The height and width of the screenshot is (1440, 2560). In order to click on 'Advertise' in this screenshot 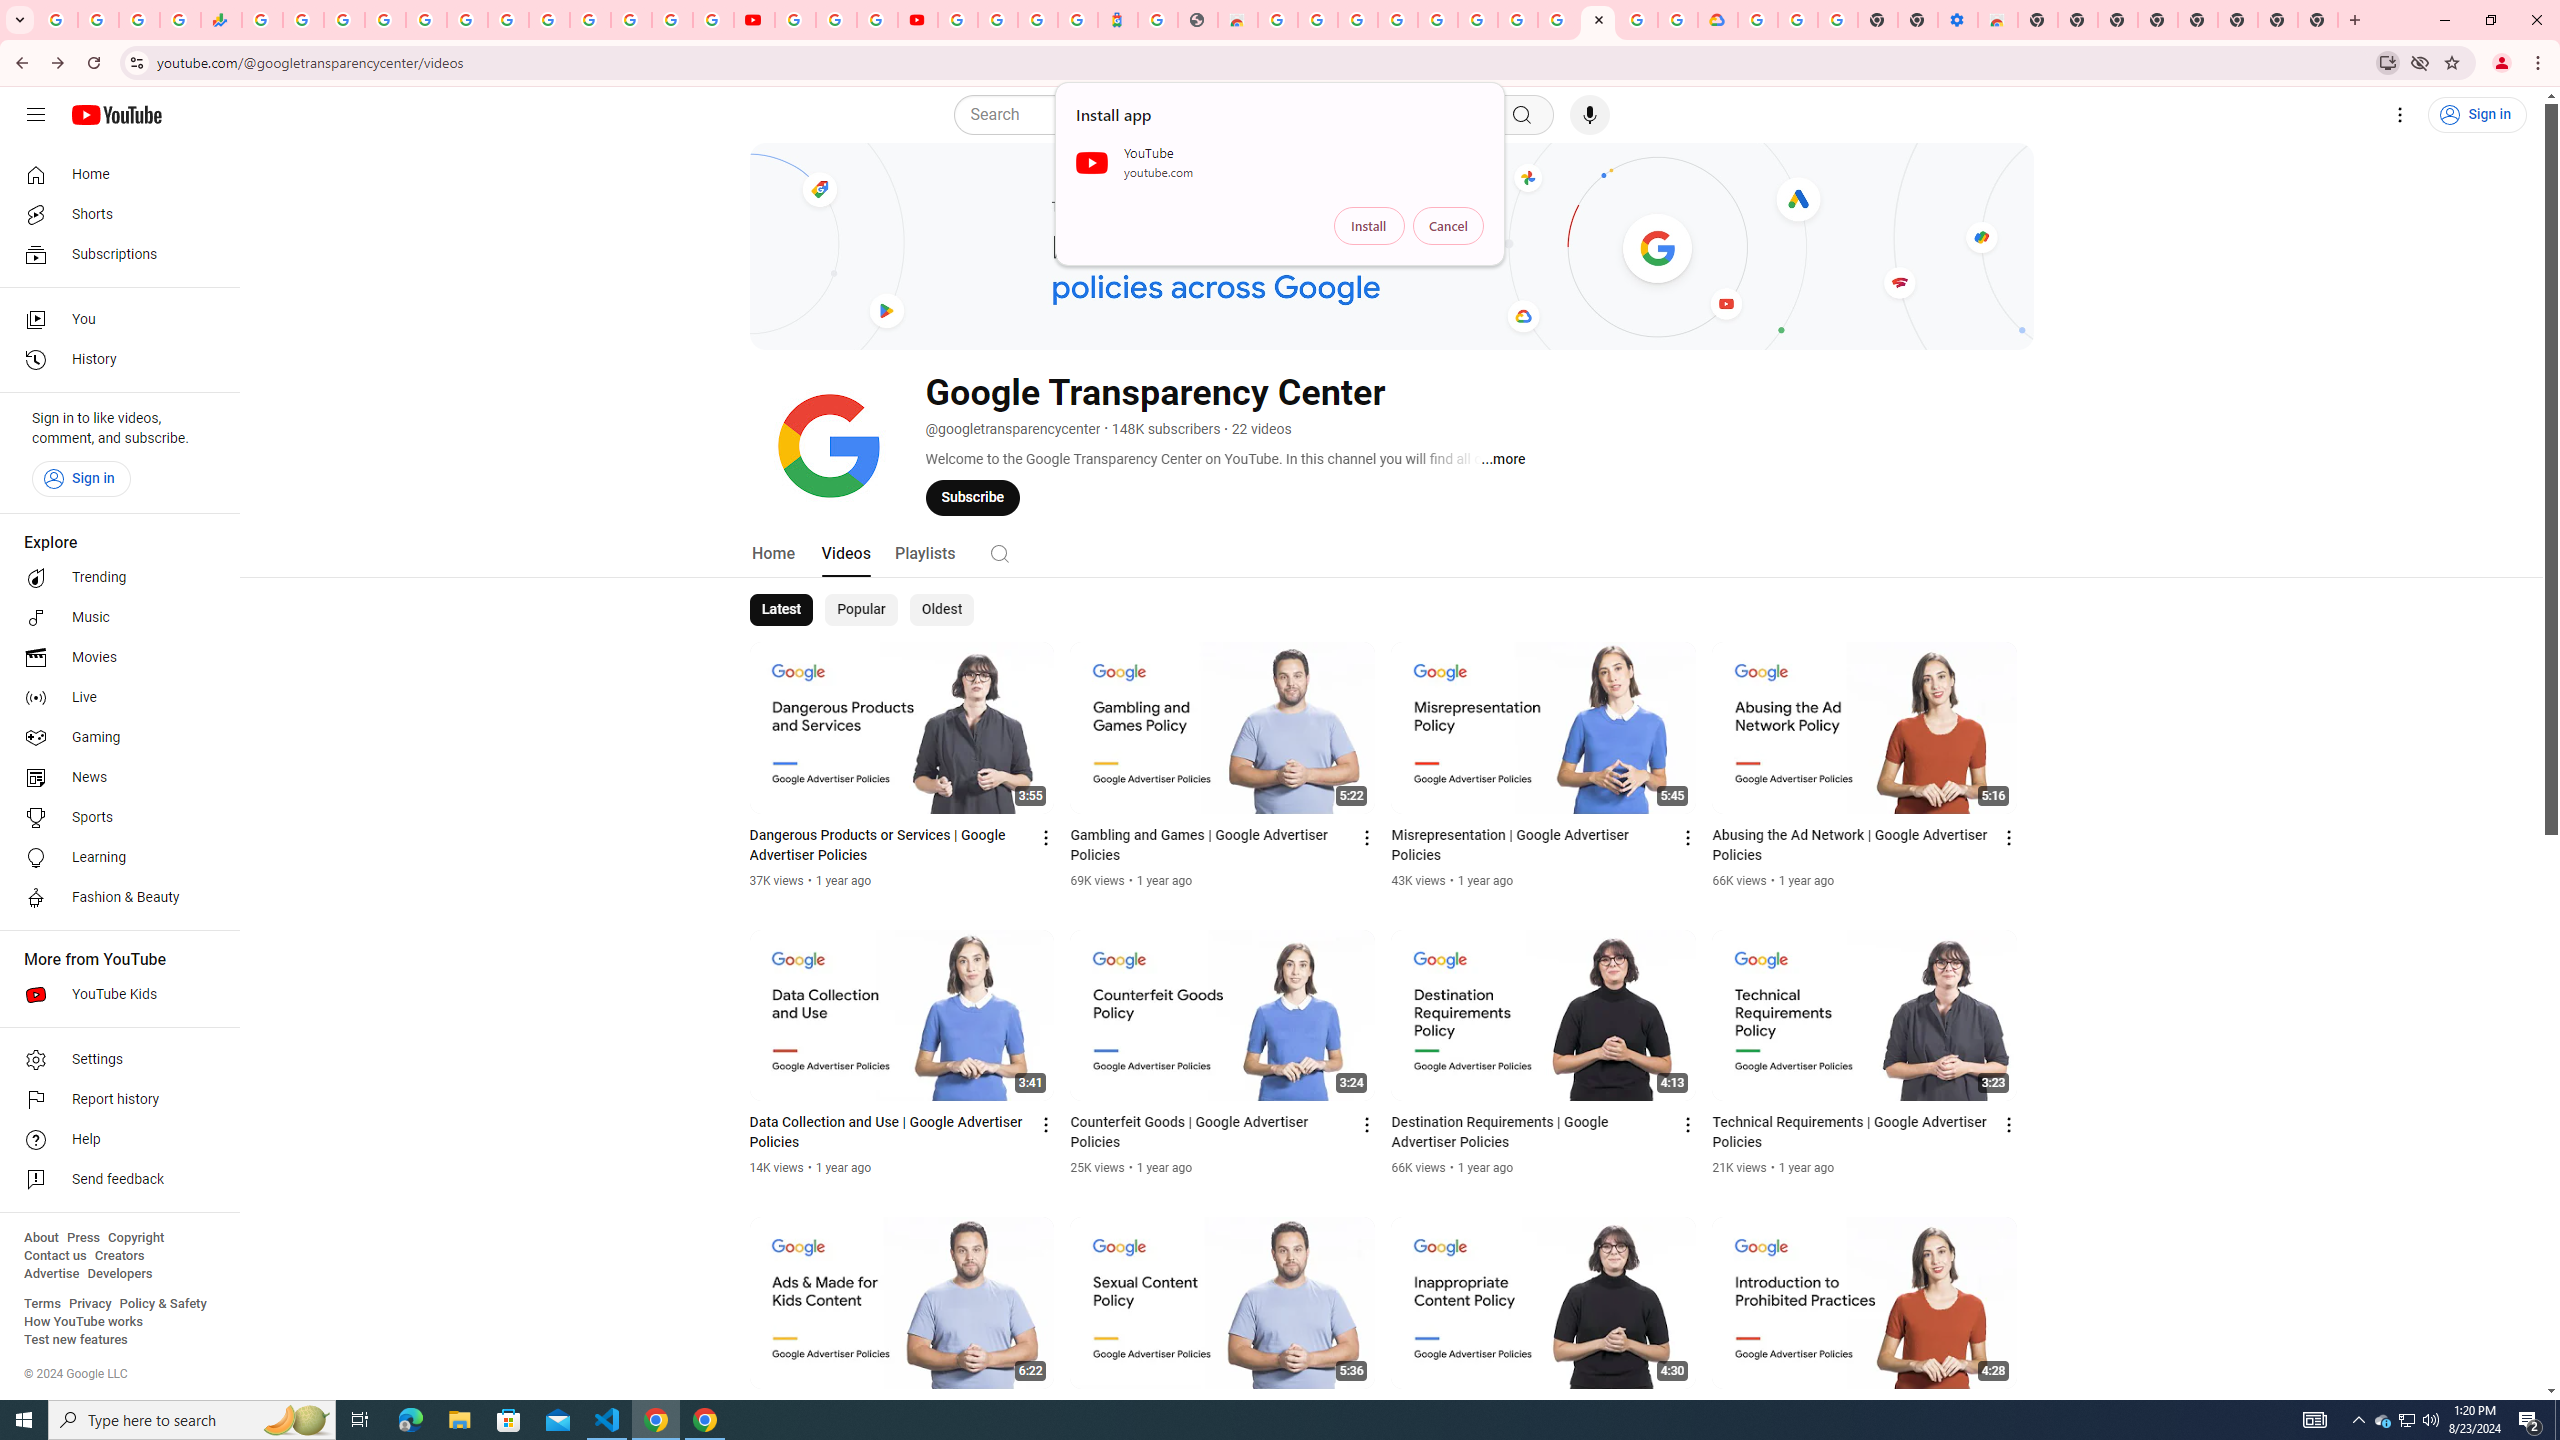, I will do `click(50, 1272)`.